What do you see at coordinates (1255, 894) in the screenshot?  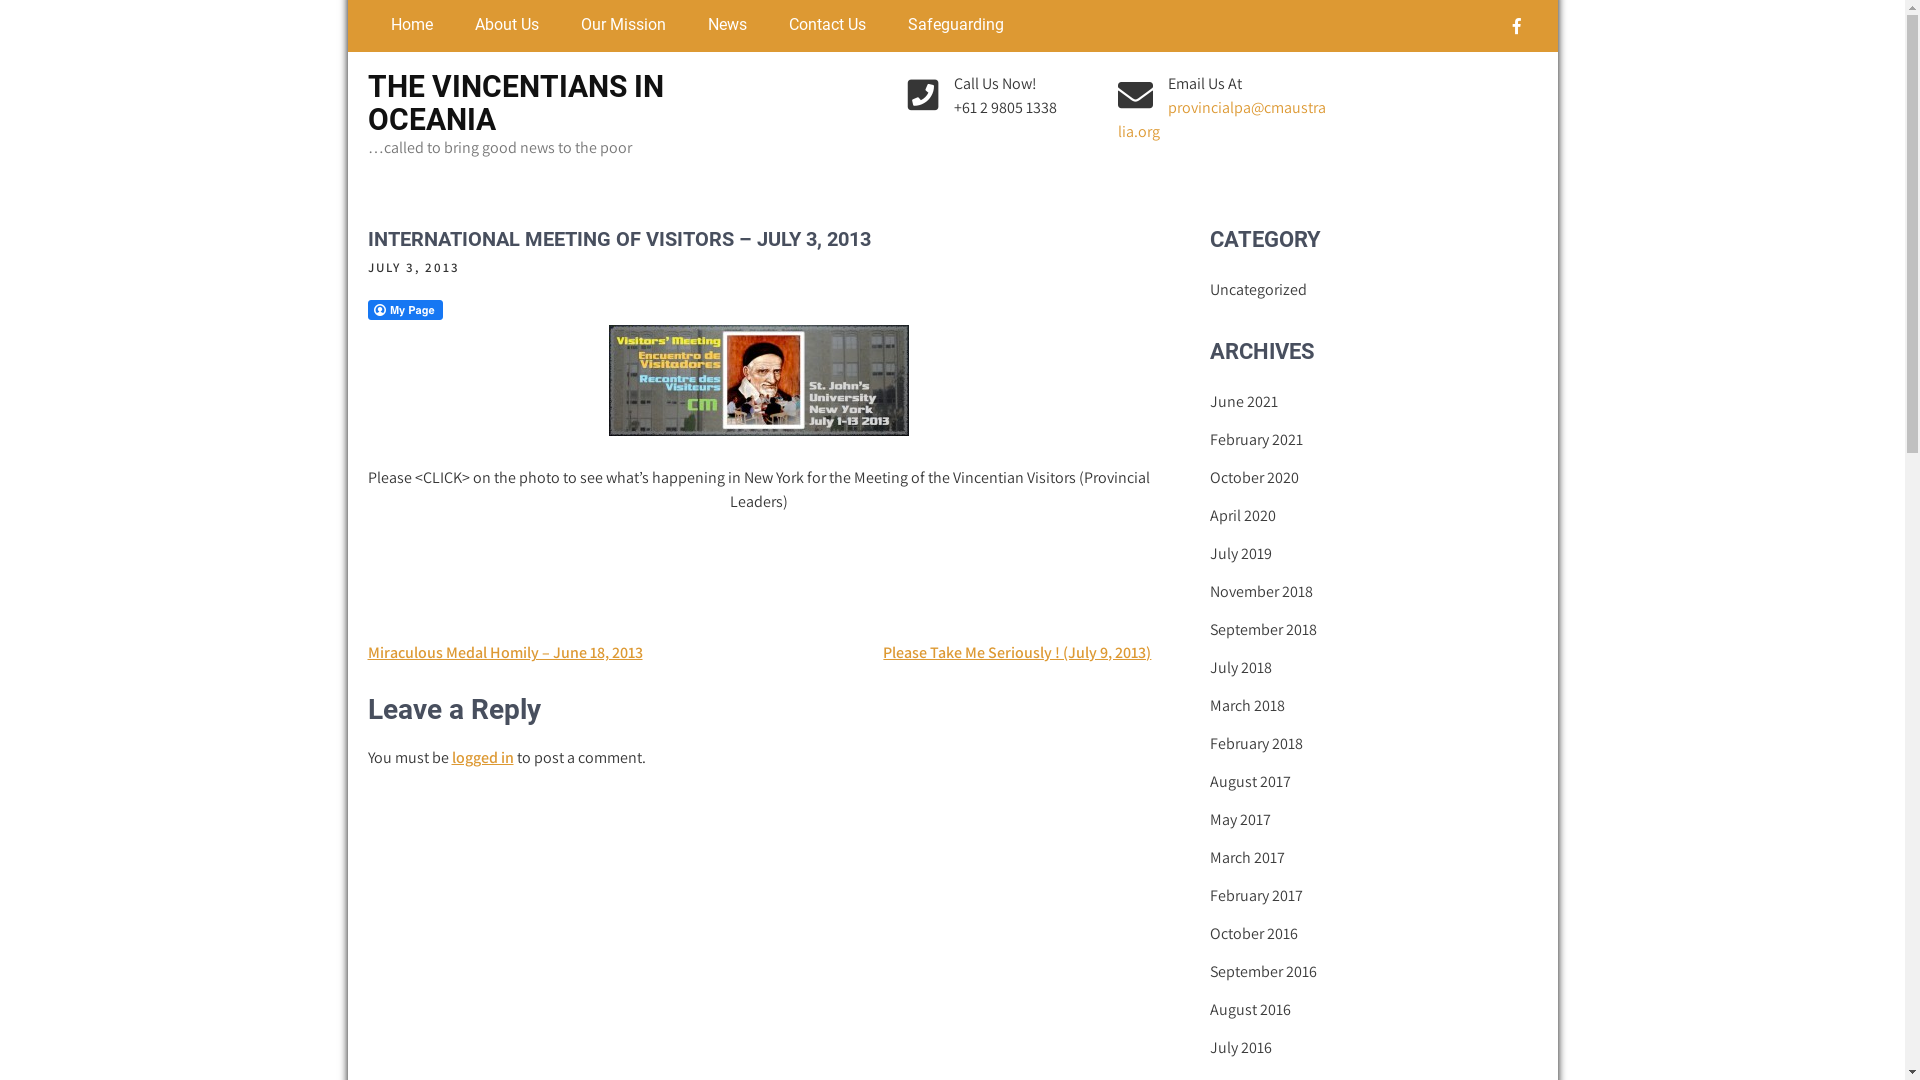 I see `'February 2017'` at bounding box center [1255, 894].